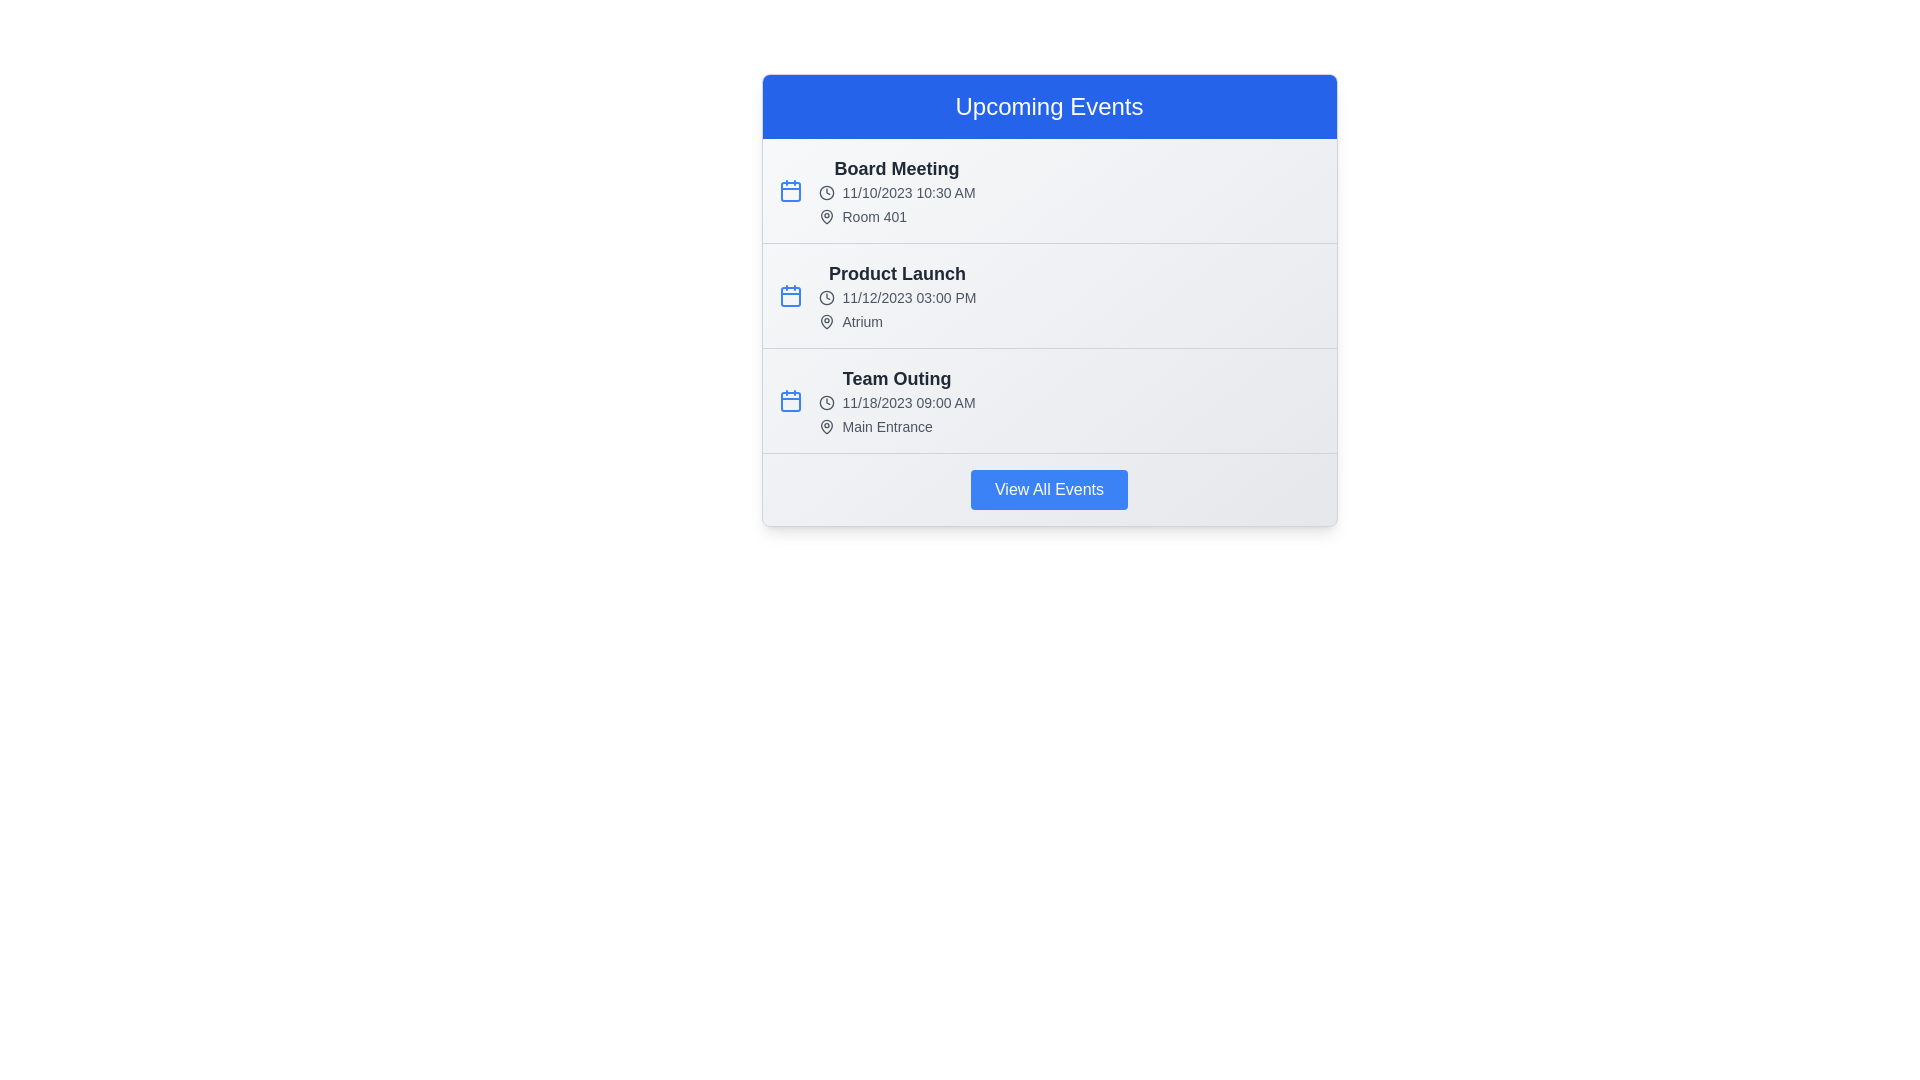 The image size is (1920, 1080). I want to click on the scheduled date and time text element for the 'Board Meeting' event, which is located in the 'Upcoming Events' section, positioned below the event title and above 'Room 401', adjacent to the clock icon, so click(896, 192).